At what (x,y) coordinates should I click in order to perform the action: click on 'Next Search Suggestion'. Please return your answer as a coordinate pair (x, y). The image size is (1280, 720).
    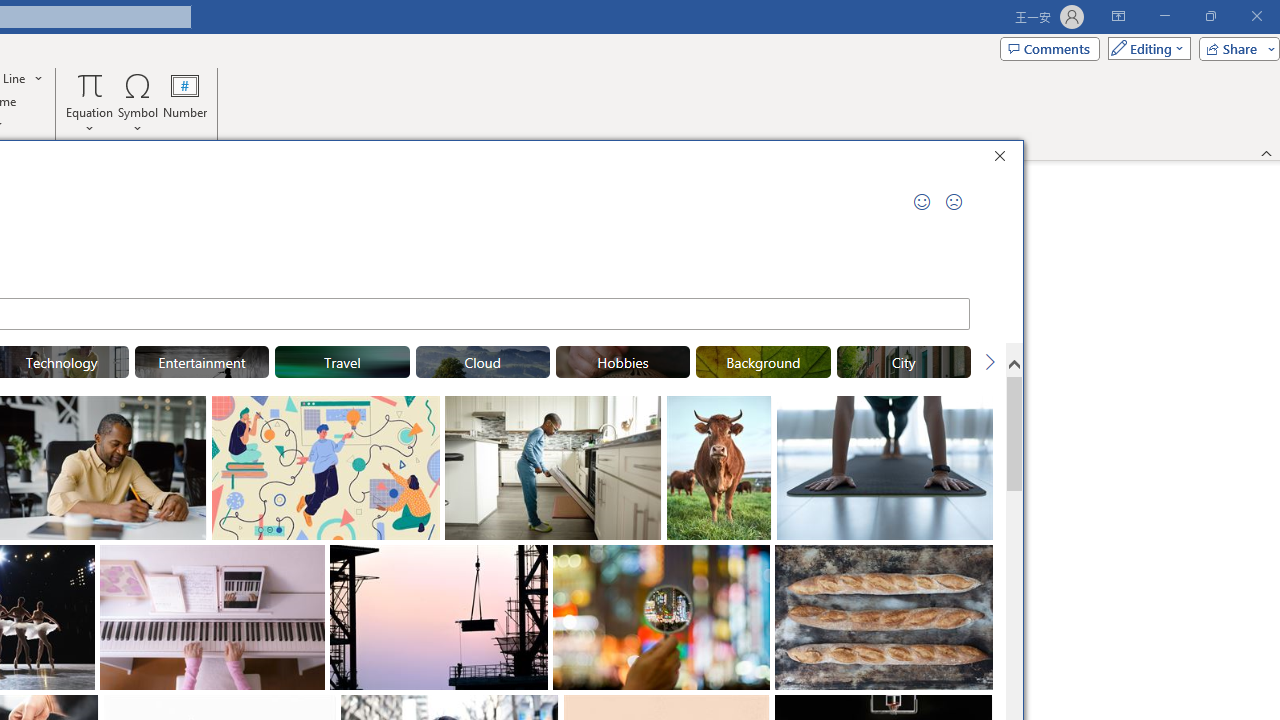
    Looking at the image, I should click on (990, 362).